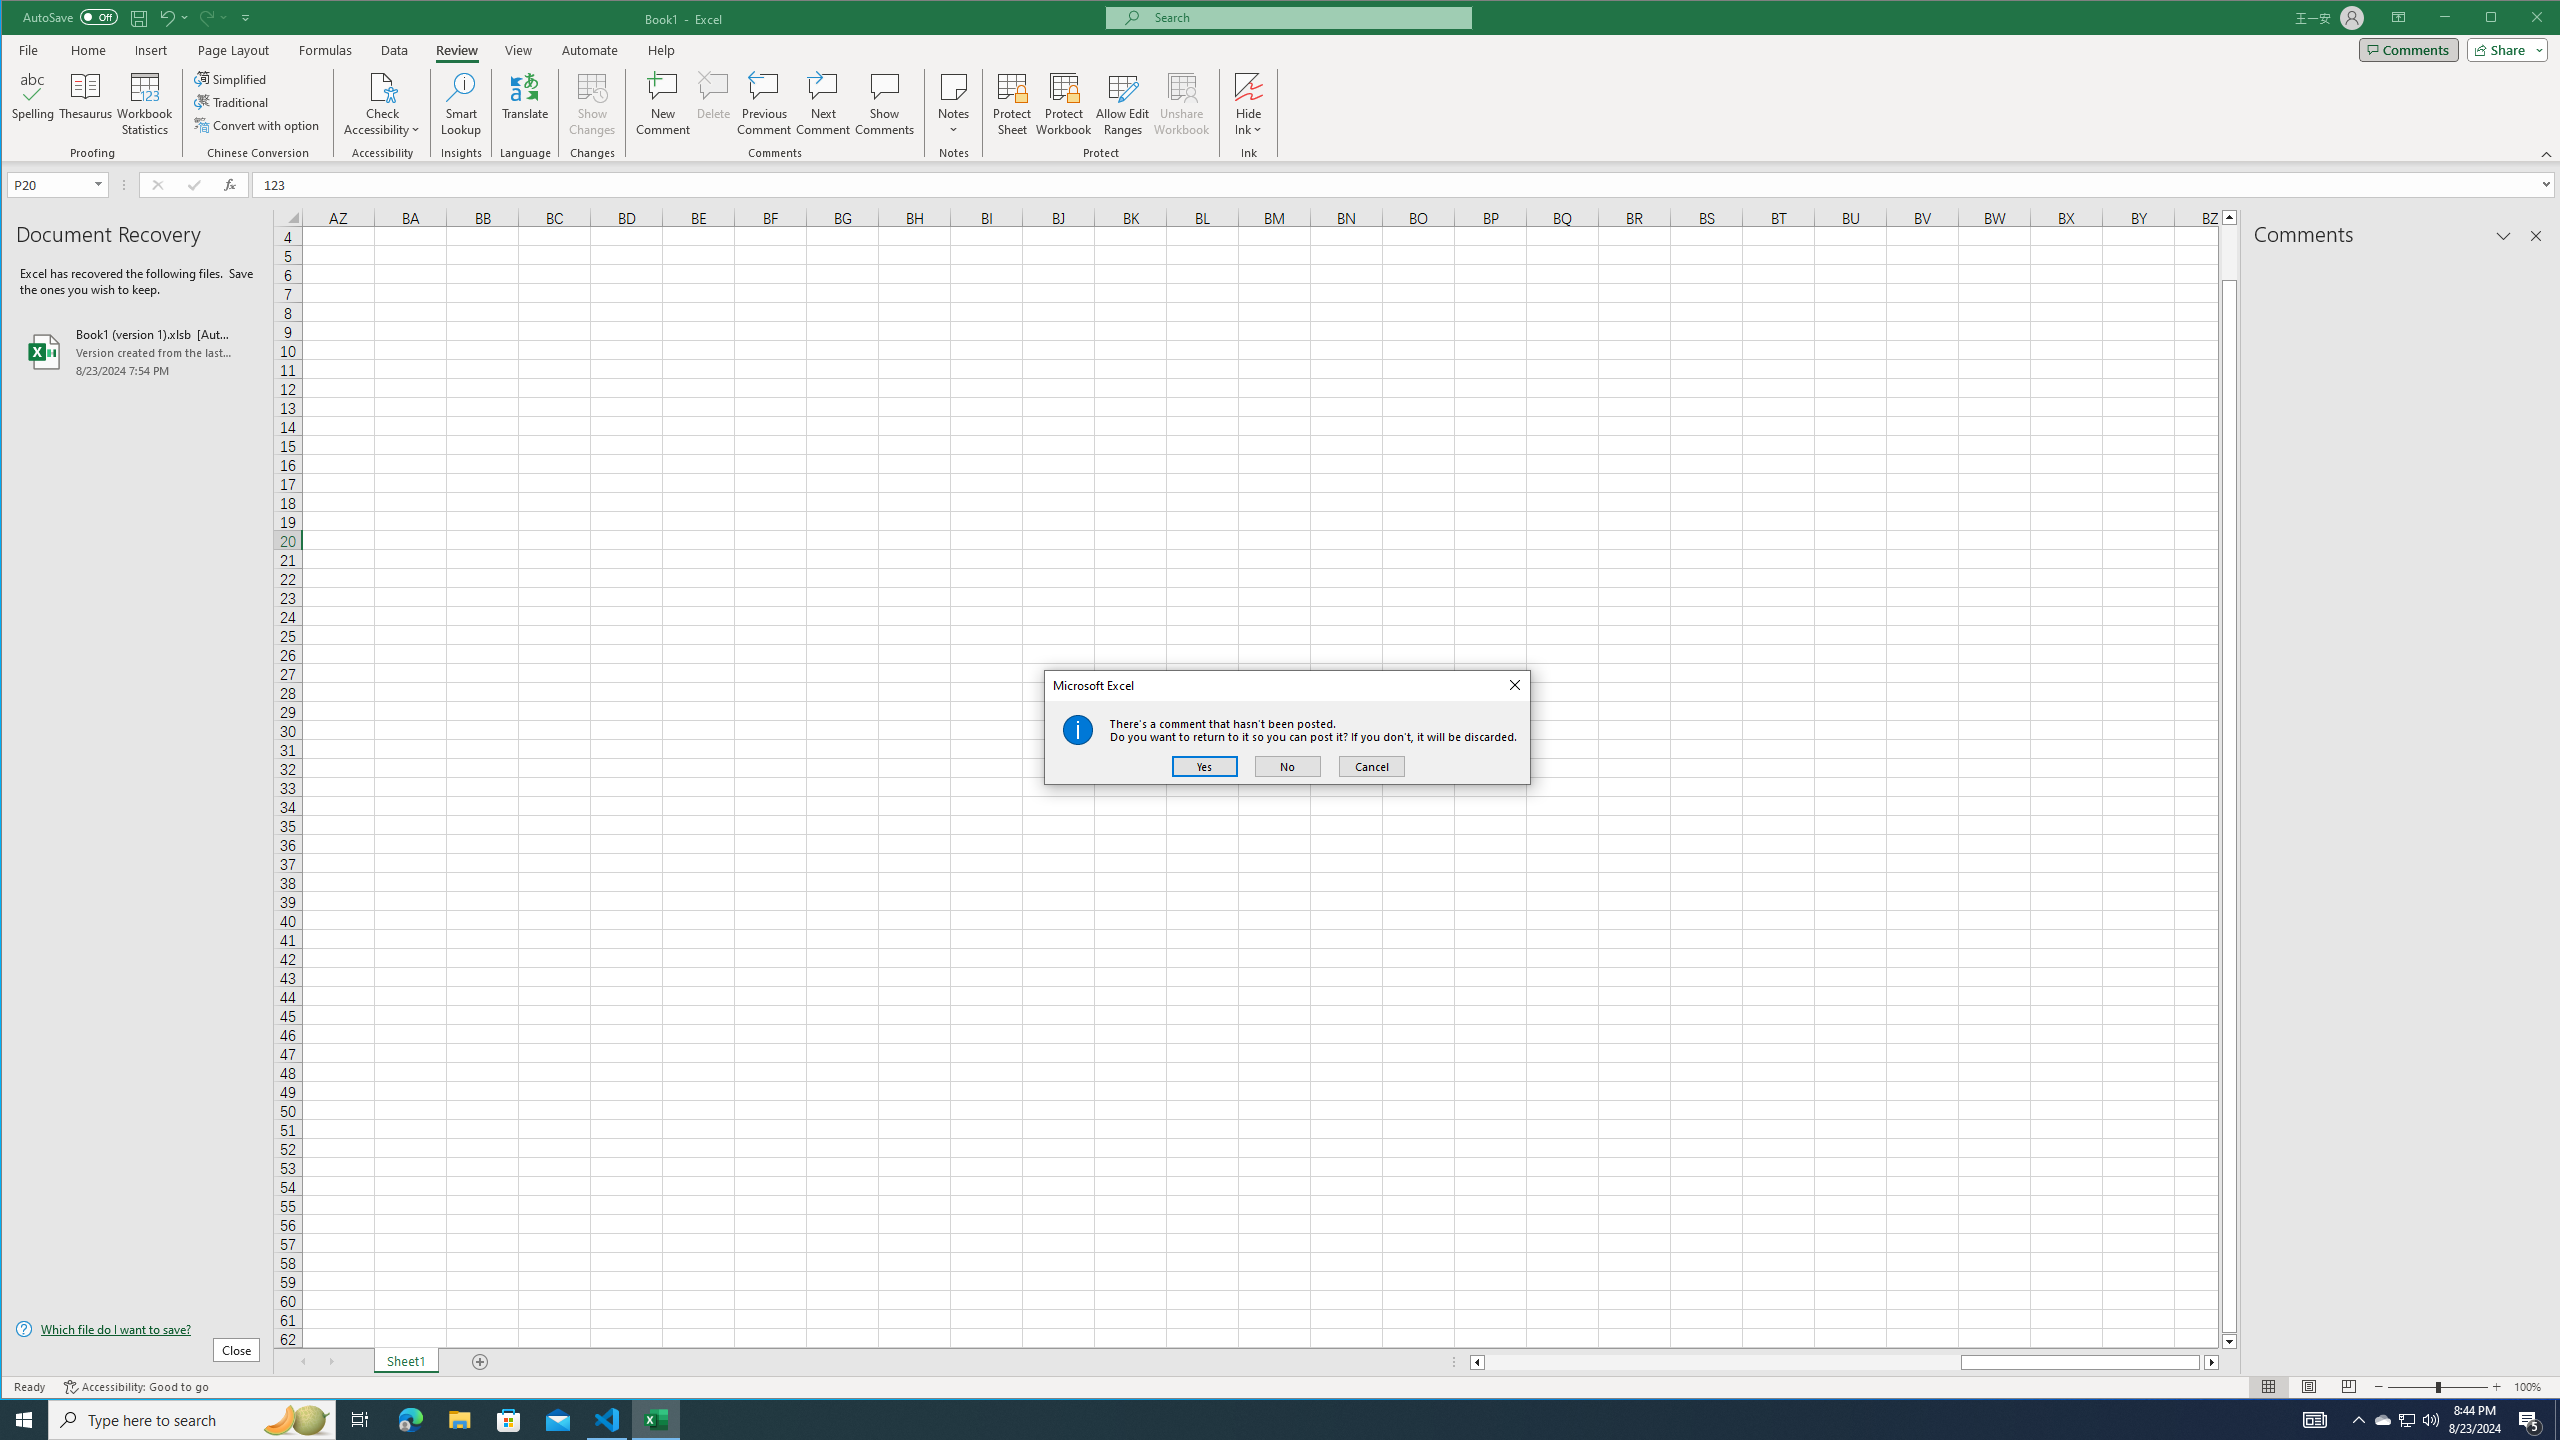  Describe the element at coordinates (1371, 765) in the screenshot. I see `'Cancel'` at that location.